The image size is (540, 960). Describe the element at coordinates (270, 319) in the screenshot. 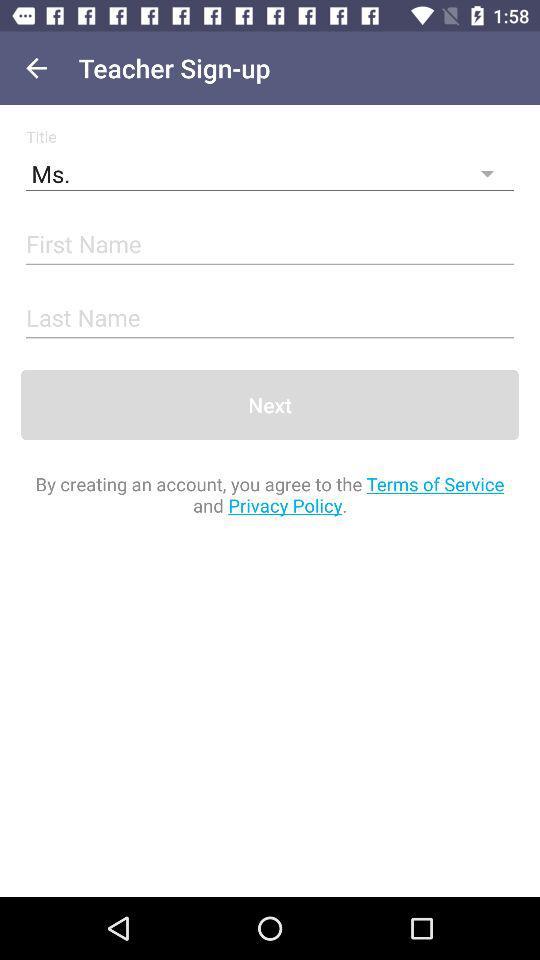

I see `one person the next name` at that location.